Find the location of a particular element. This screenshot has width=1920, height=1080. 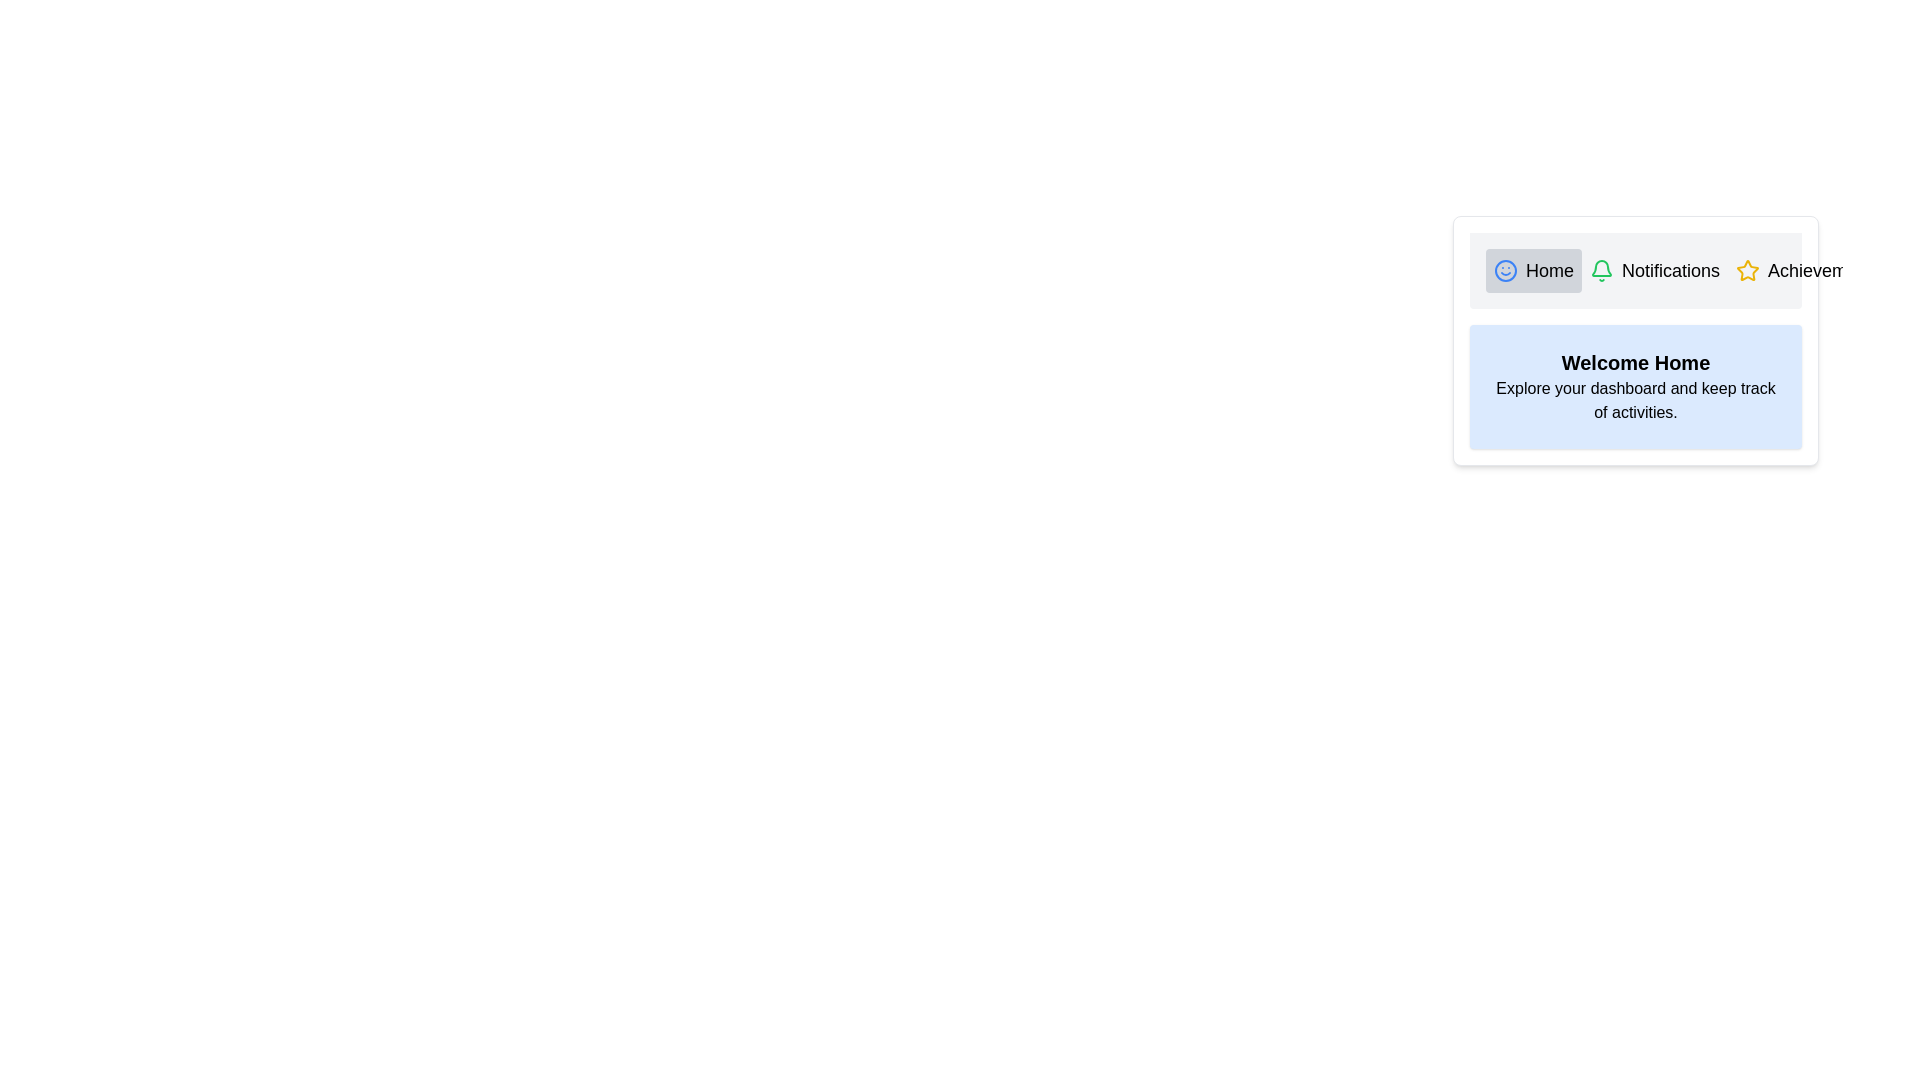

the tab labeled 'Home' to observe its hover effect is located at coordinates (1533, 270).